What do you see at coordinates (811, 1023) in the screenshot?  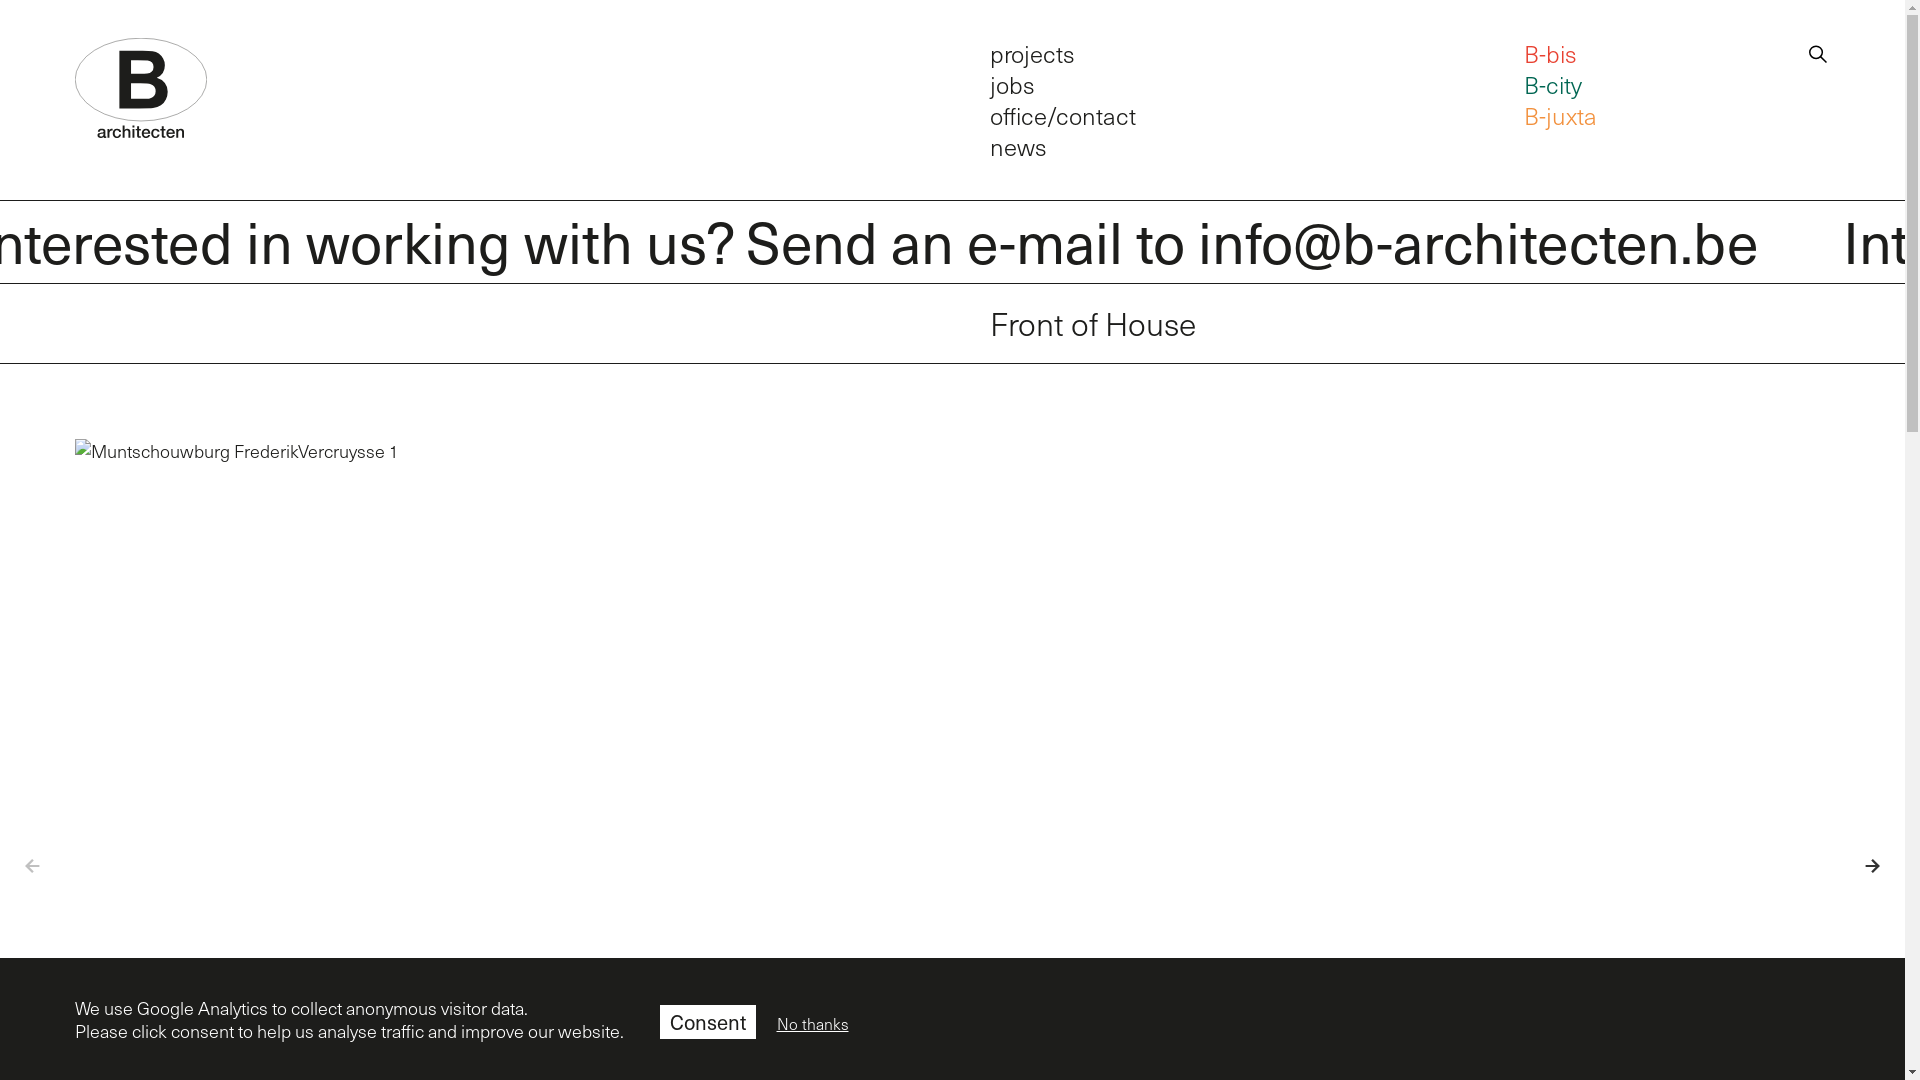 I see `'No thanks'` at bounding box center [811, 1023].